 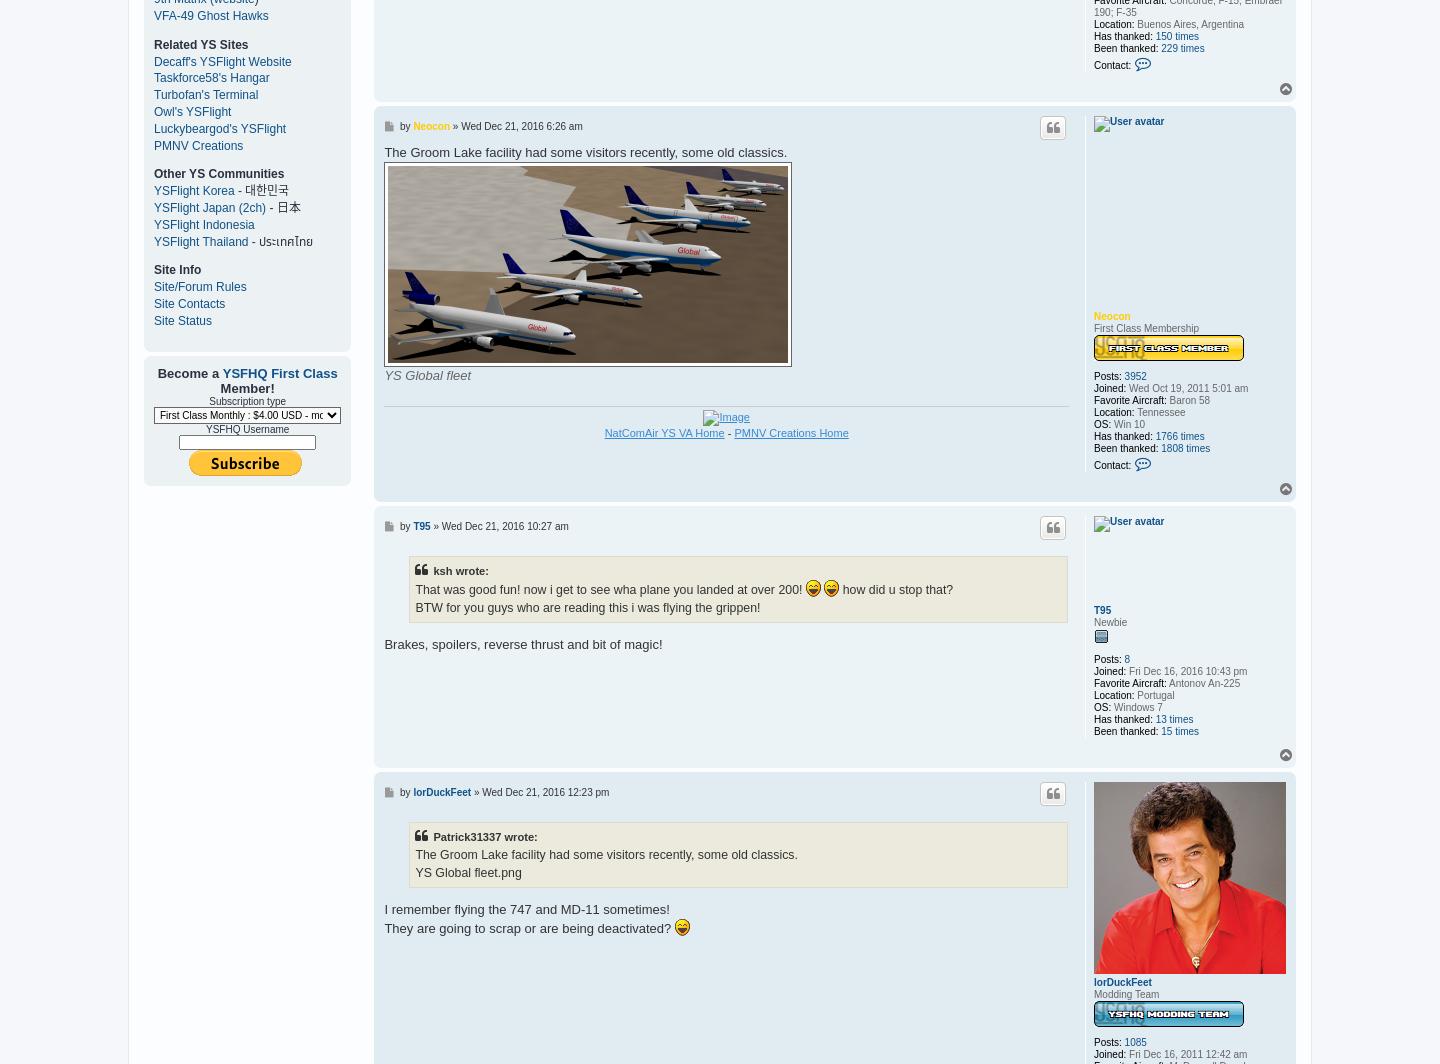 What do you see at coordinates (525, 908) in the screenshot?
I see `'I remember flying the 747 and MD-11 sometimes!'` at bounding box center [525, 908].